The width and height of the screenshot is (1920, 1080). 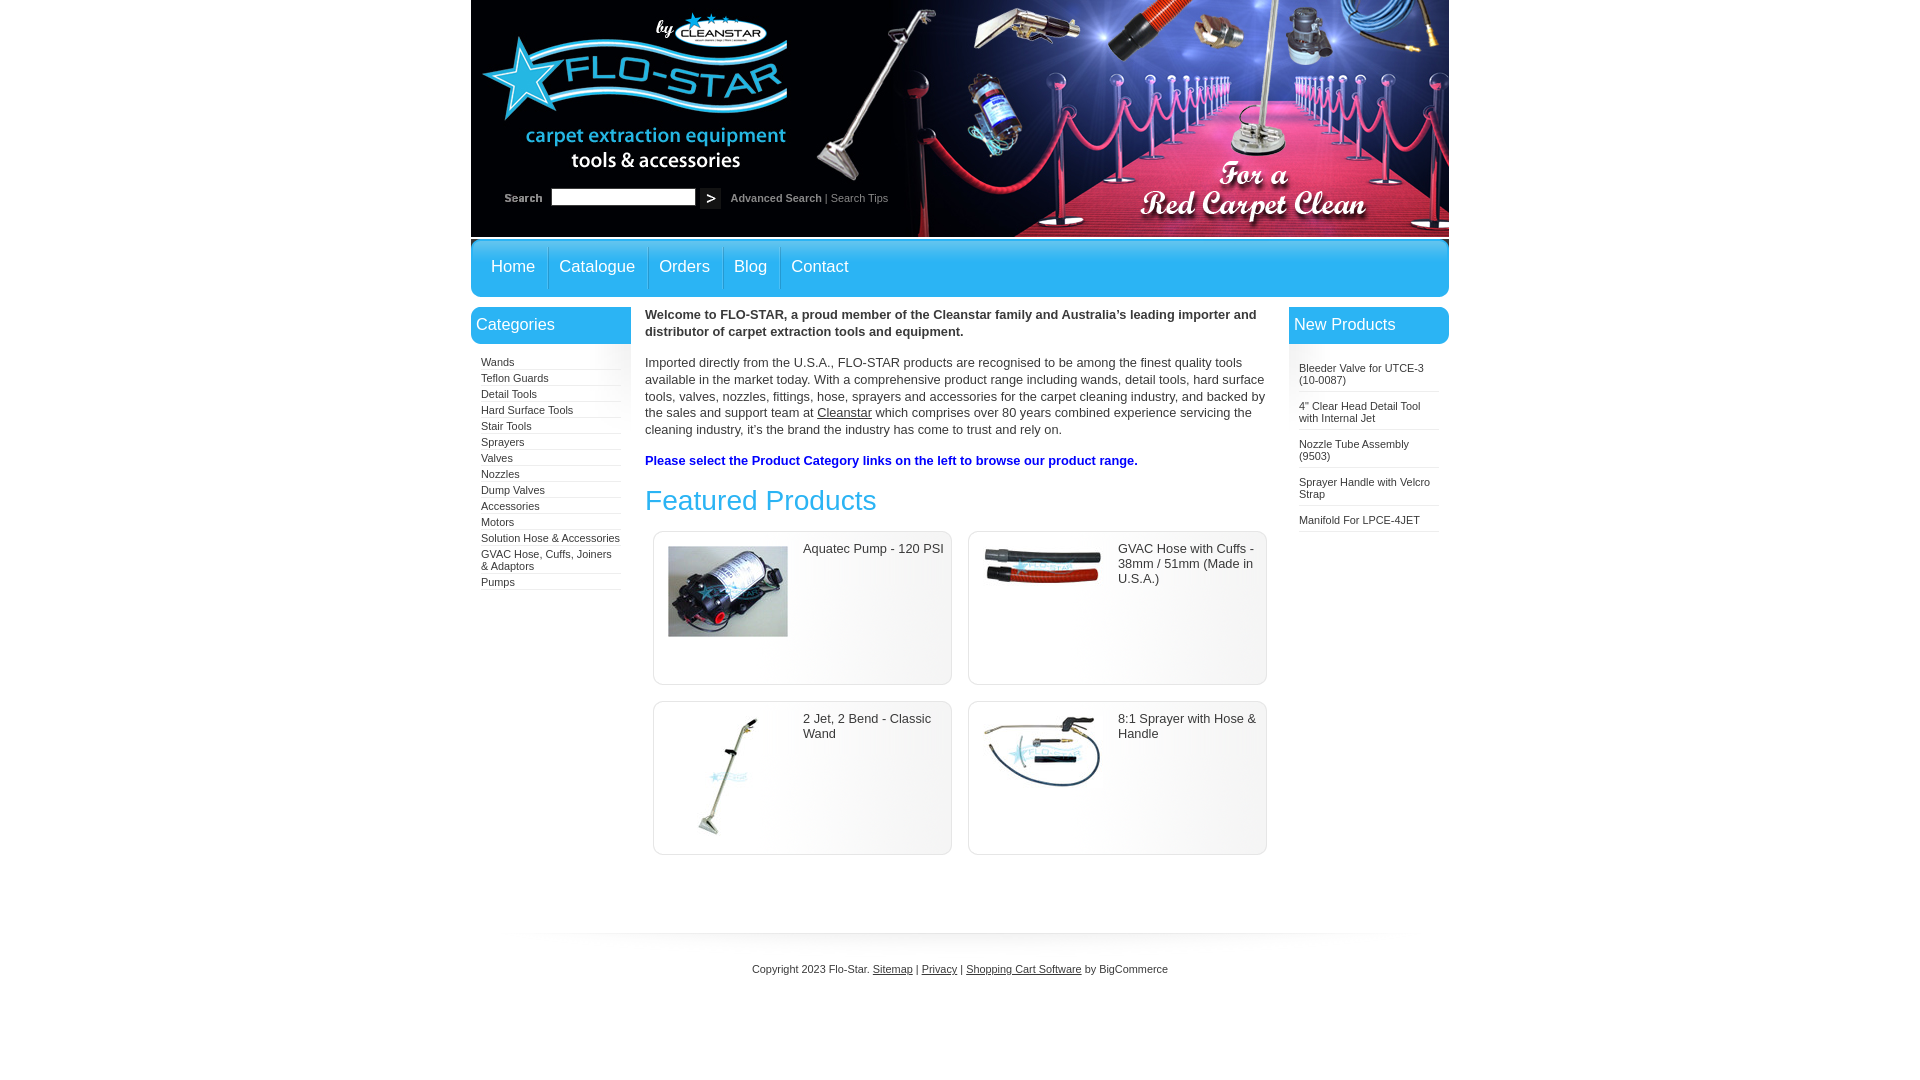 What do you see at coordinates (550, 536) in the screenshot?
I see `'Solution Hose & Accessories'` at bounding box center [550, 536].